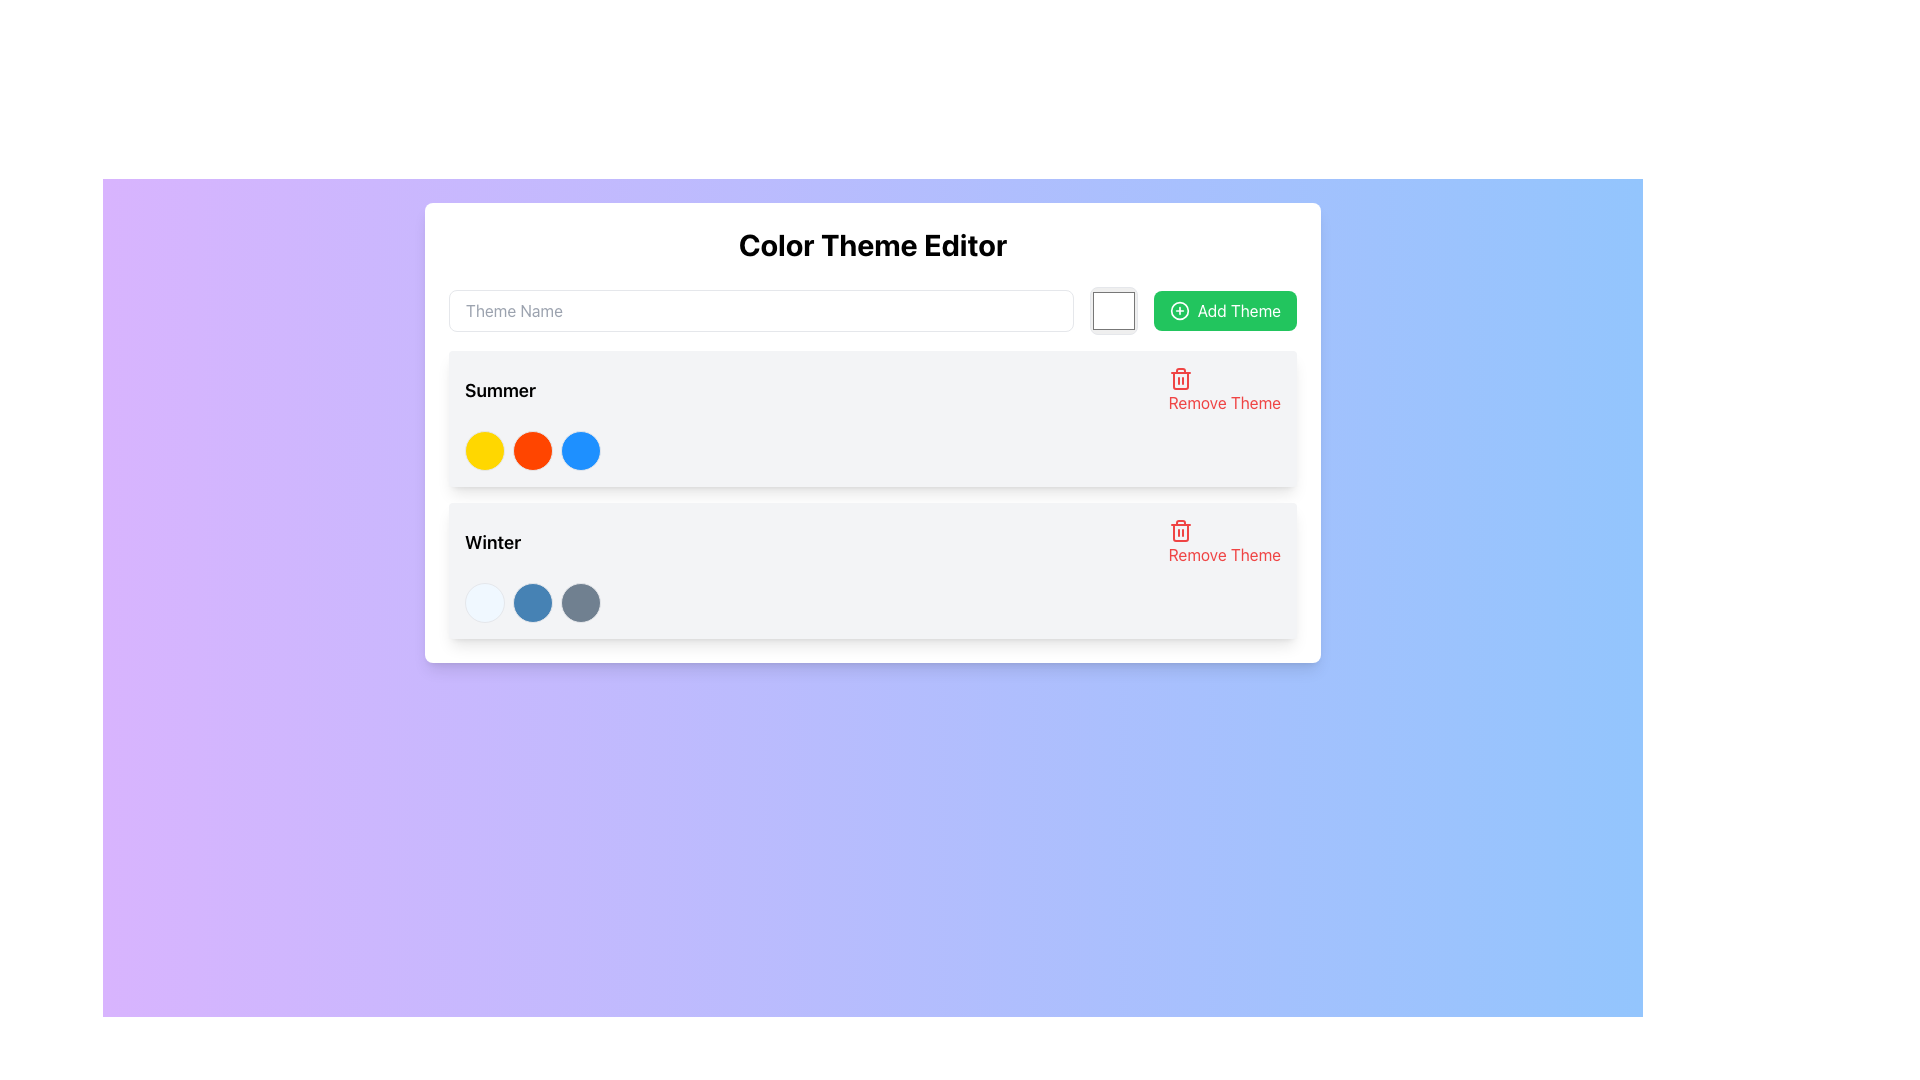  I want to click on the 'Add Theme' button located in the top-right section of the Color Theme Editor layout to initiate the process of creating a new theme, so click(1224, 311).